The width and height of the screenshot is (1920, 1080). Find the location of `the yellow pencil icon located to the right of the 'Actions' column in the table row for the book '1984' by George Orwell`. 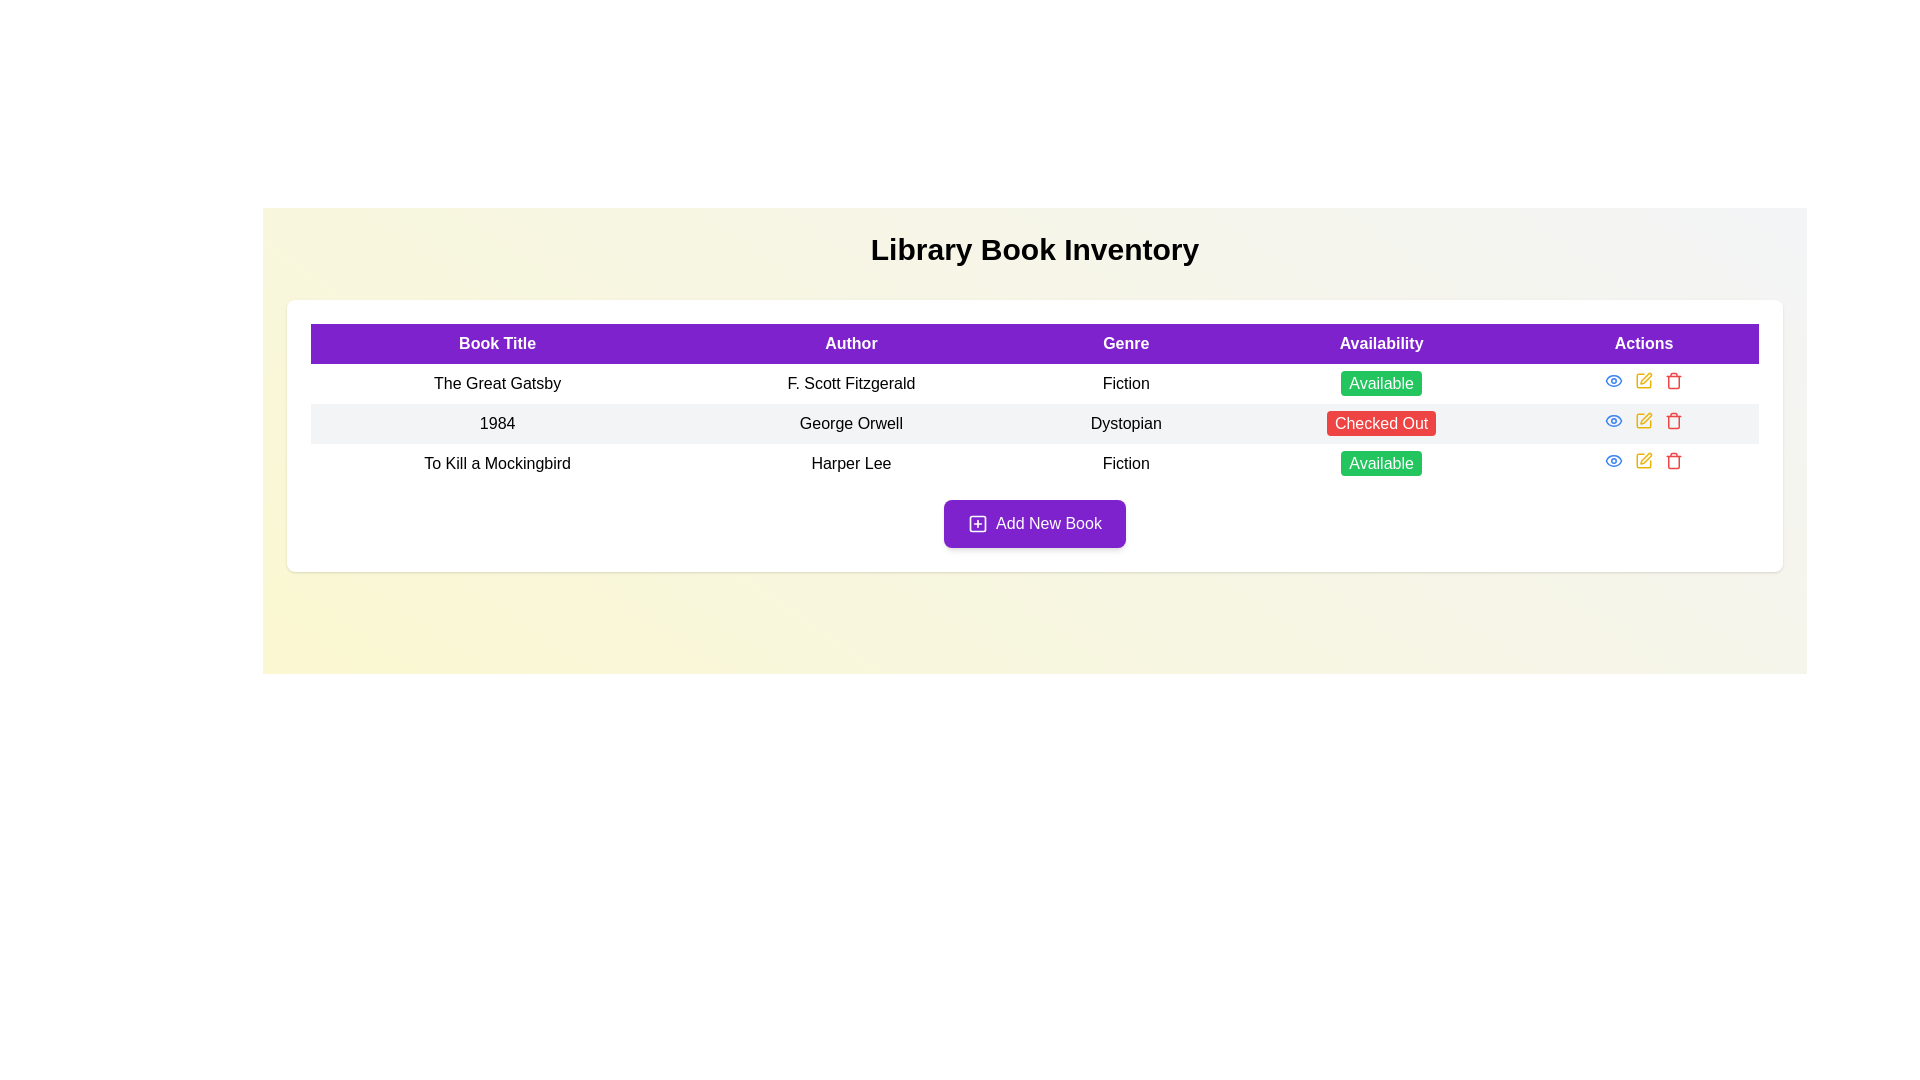

the yellow pencil icon located to the right of the 'Actions' column in the table row for the book '1984' by George Orwell is located at coordinates (1643, 381).